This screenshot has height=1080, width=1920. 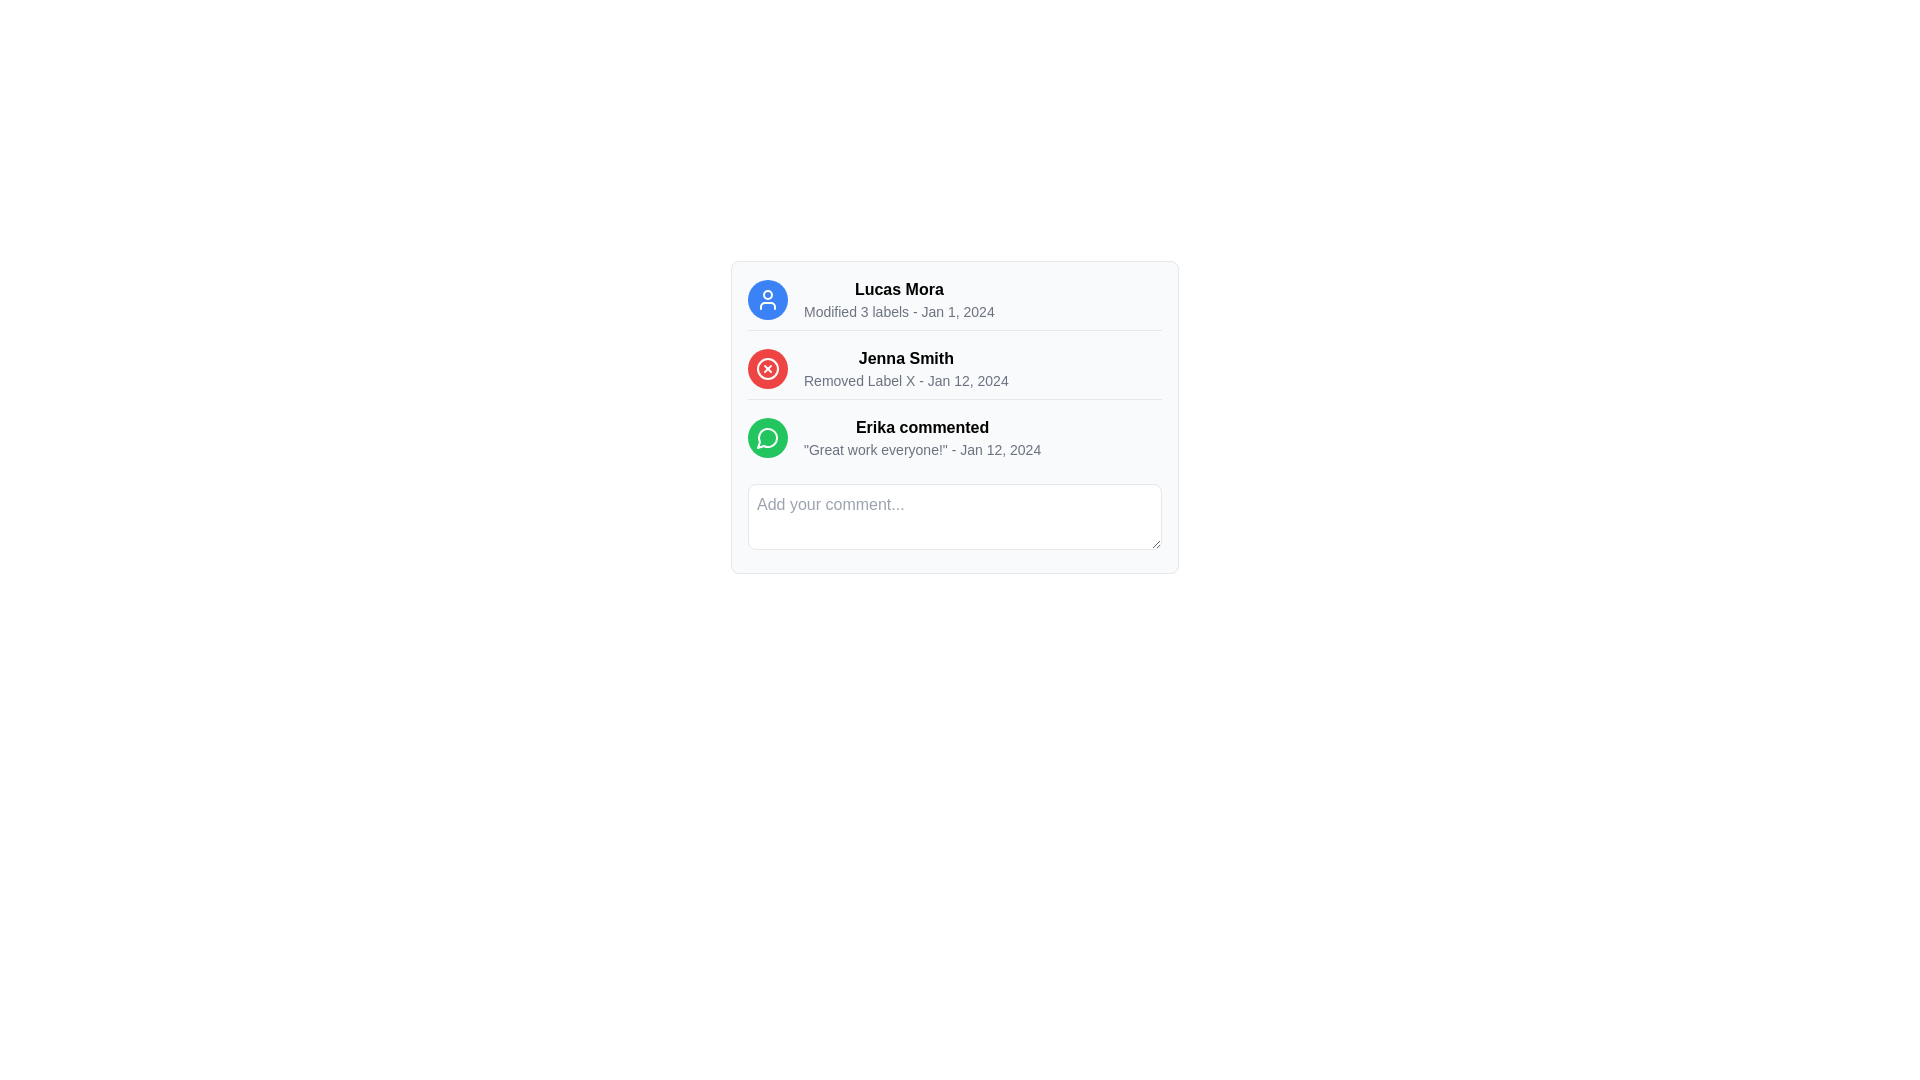 I want to click on contents of the comment made by user Erika, which is the third entry in the list located between Jenna Smith's comment and the comment input box, so click(x=954, y=416).